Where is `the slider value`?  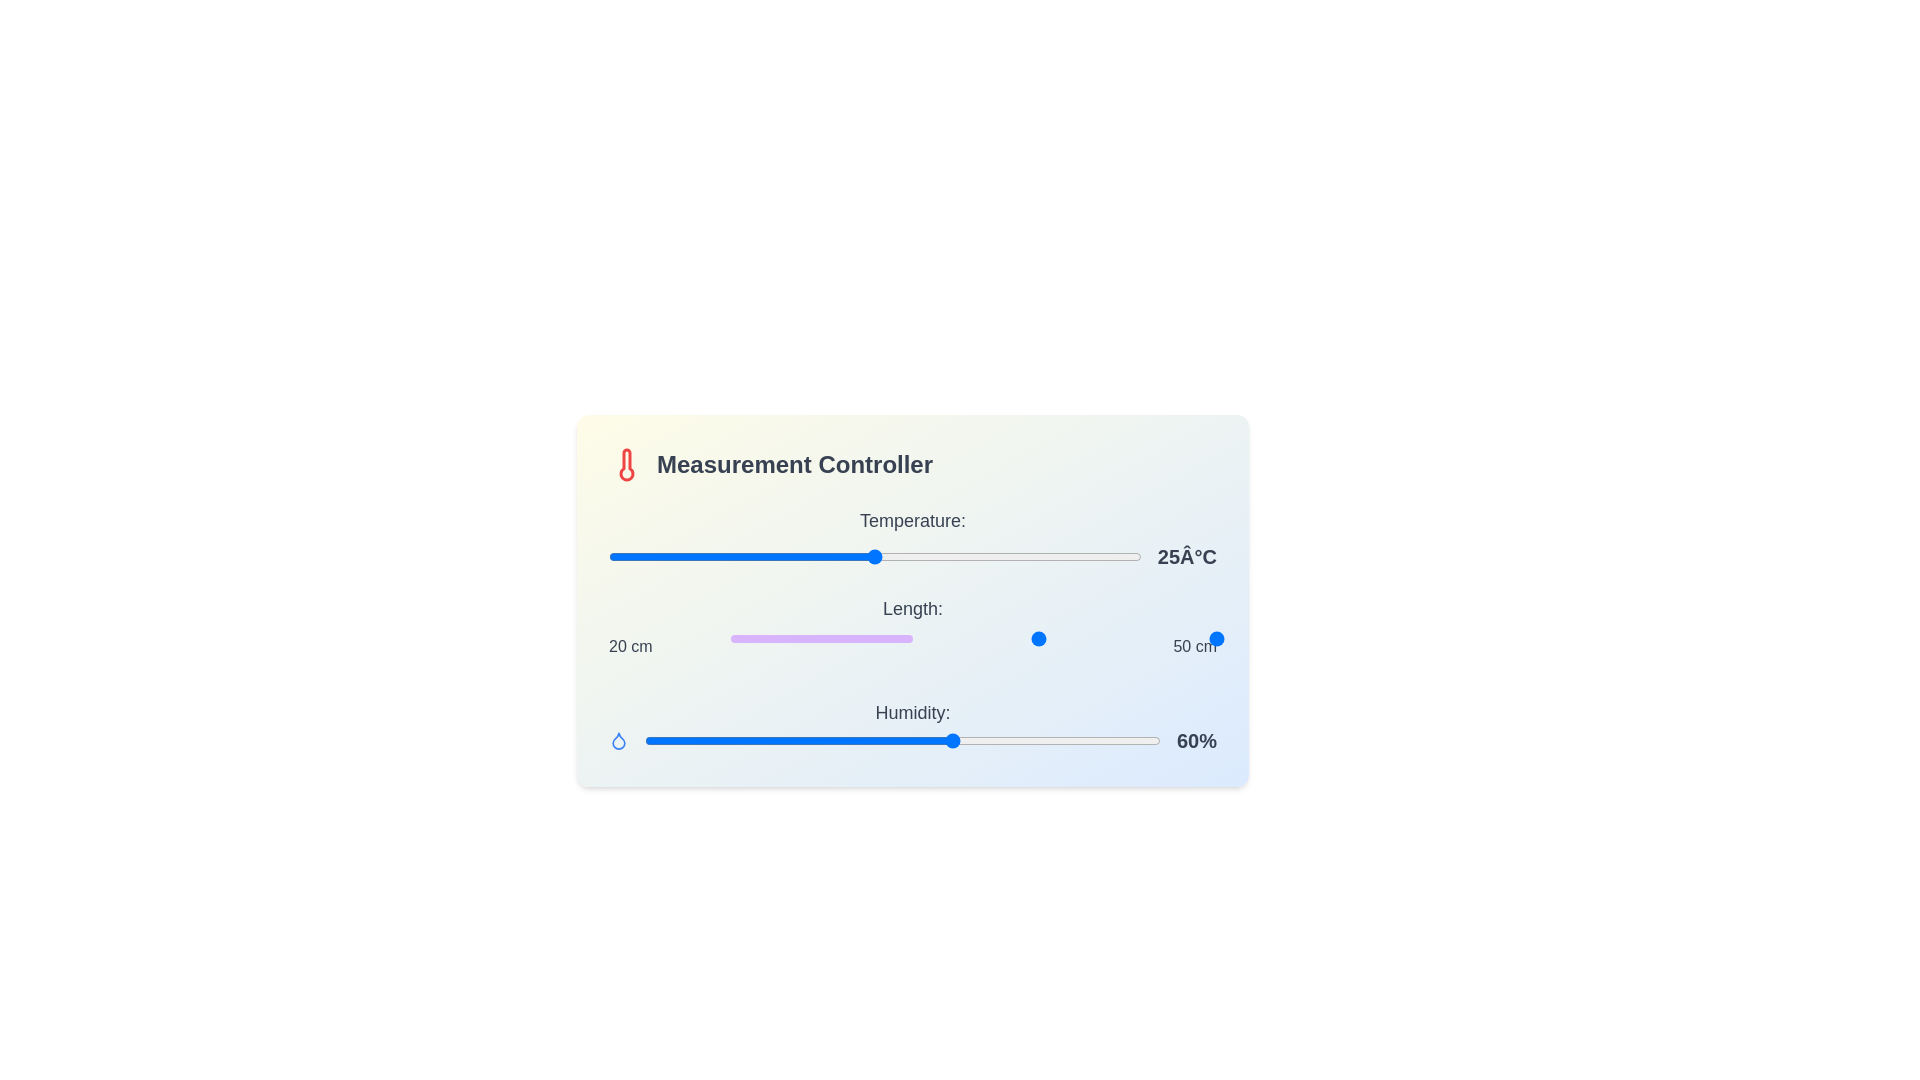
the slider value is located at coordinates (1016, 639).